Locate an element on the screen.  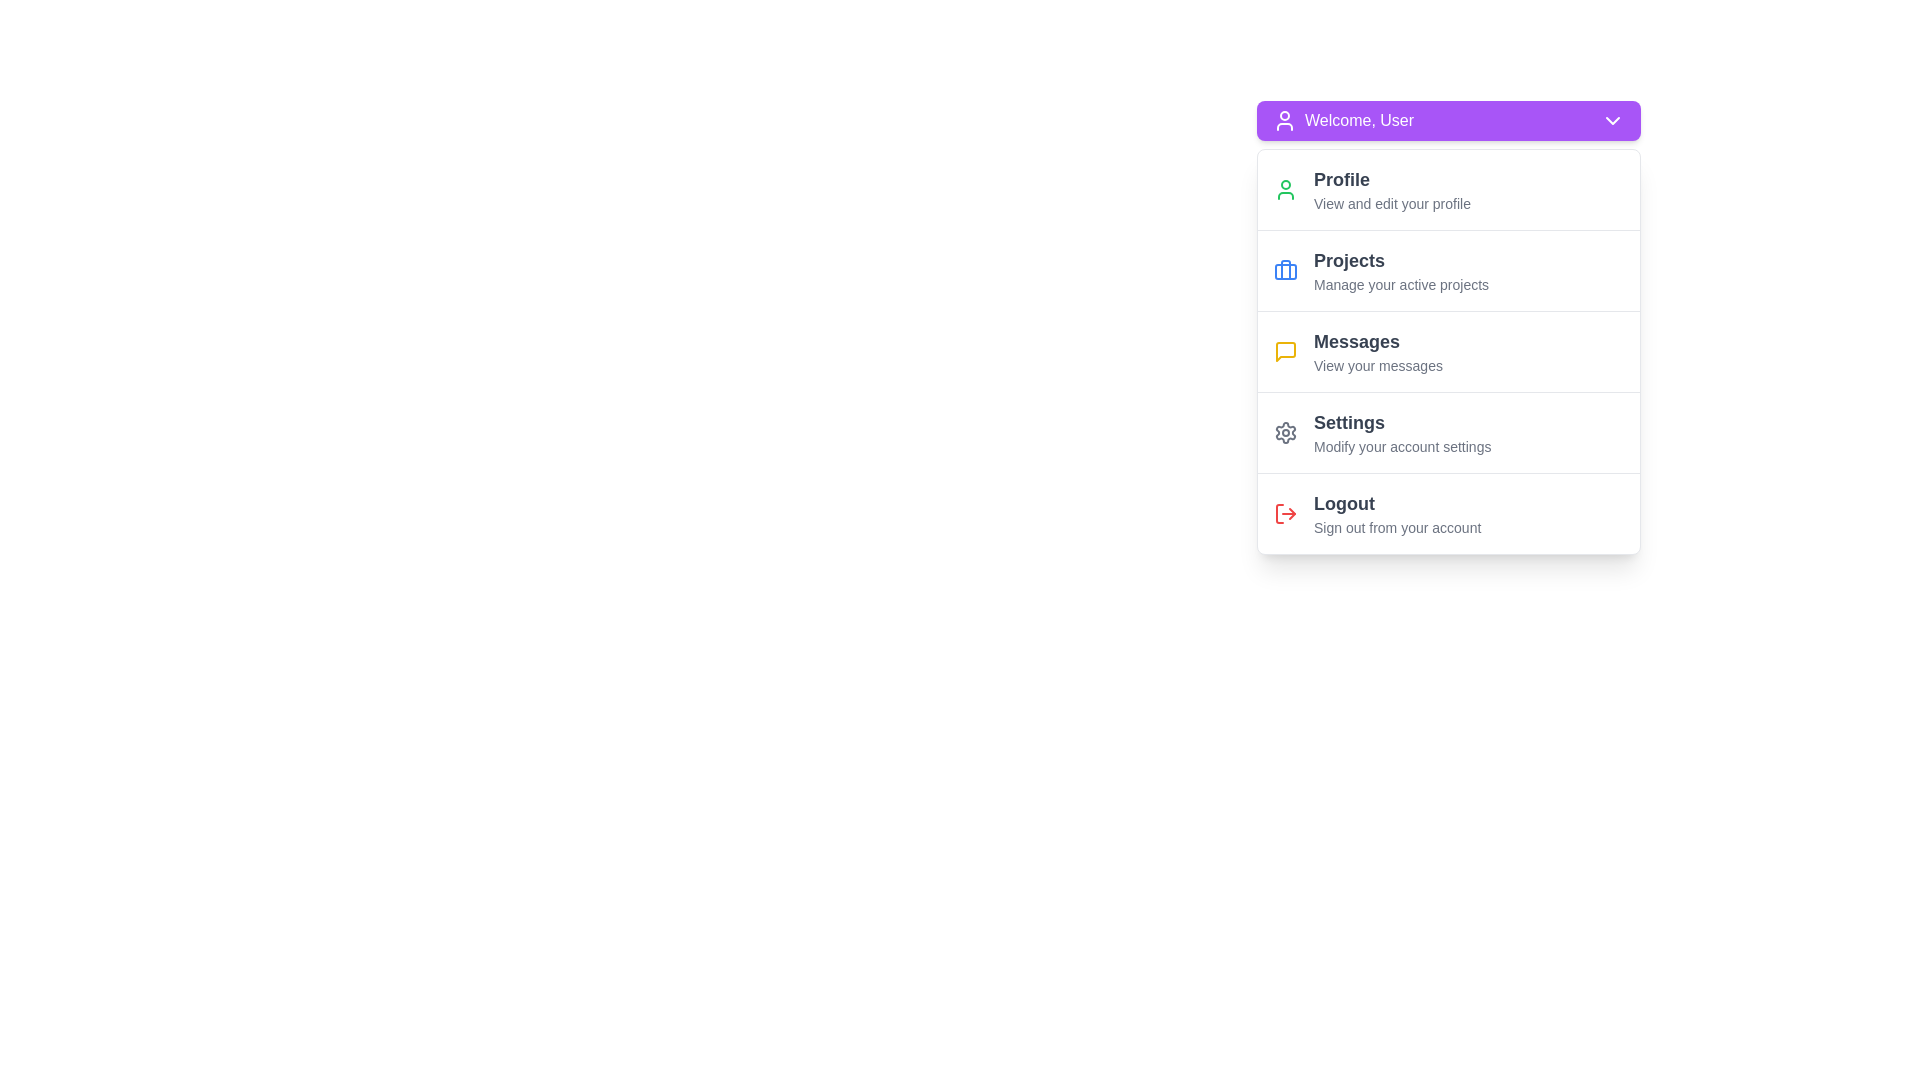
text label that contains 'Manage your active projects', which is displayed in gray font under the 'Projects' header in the dropdown menu is located at coordinates (1400, 285).